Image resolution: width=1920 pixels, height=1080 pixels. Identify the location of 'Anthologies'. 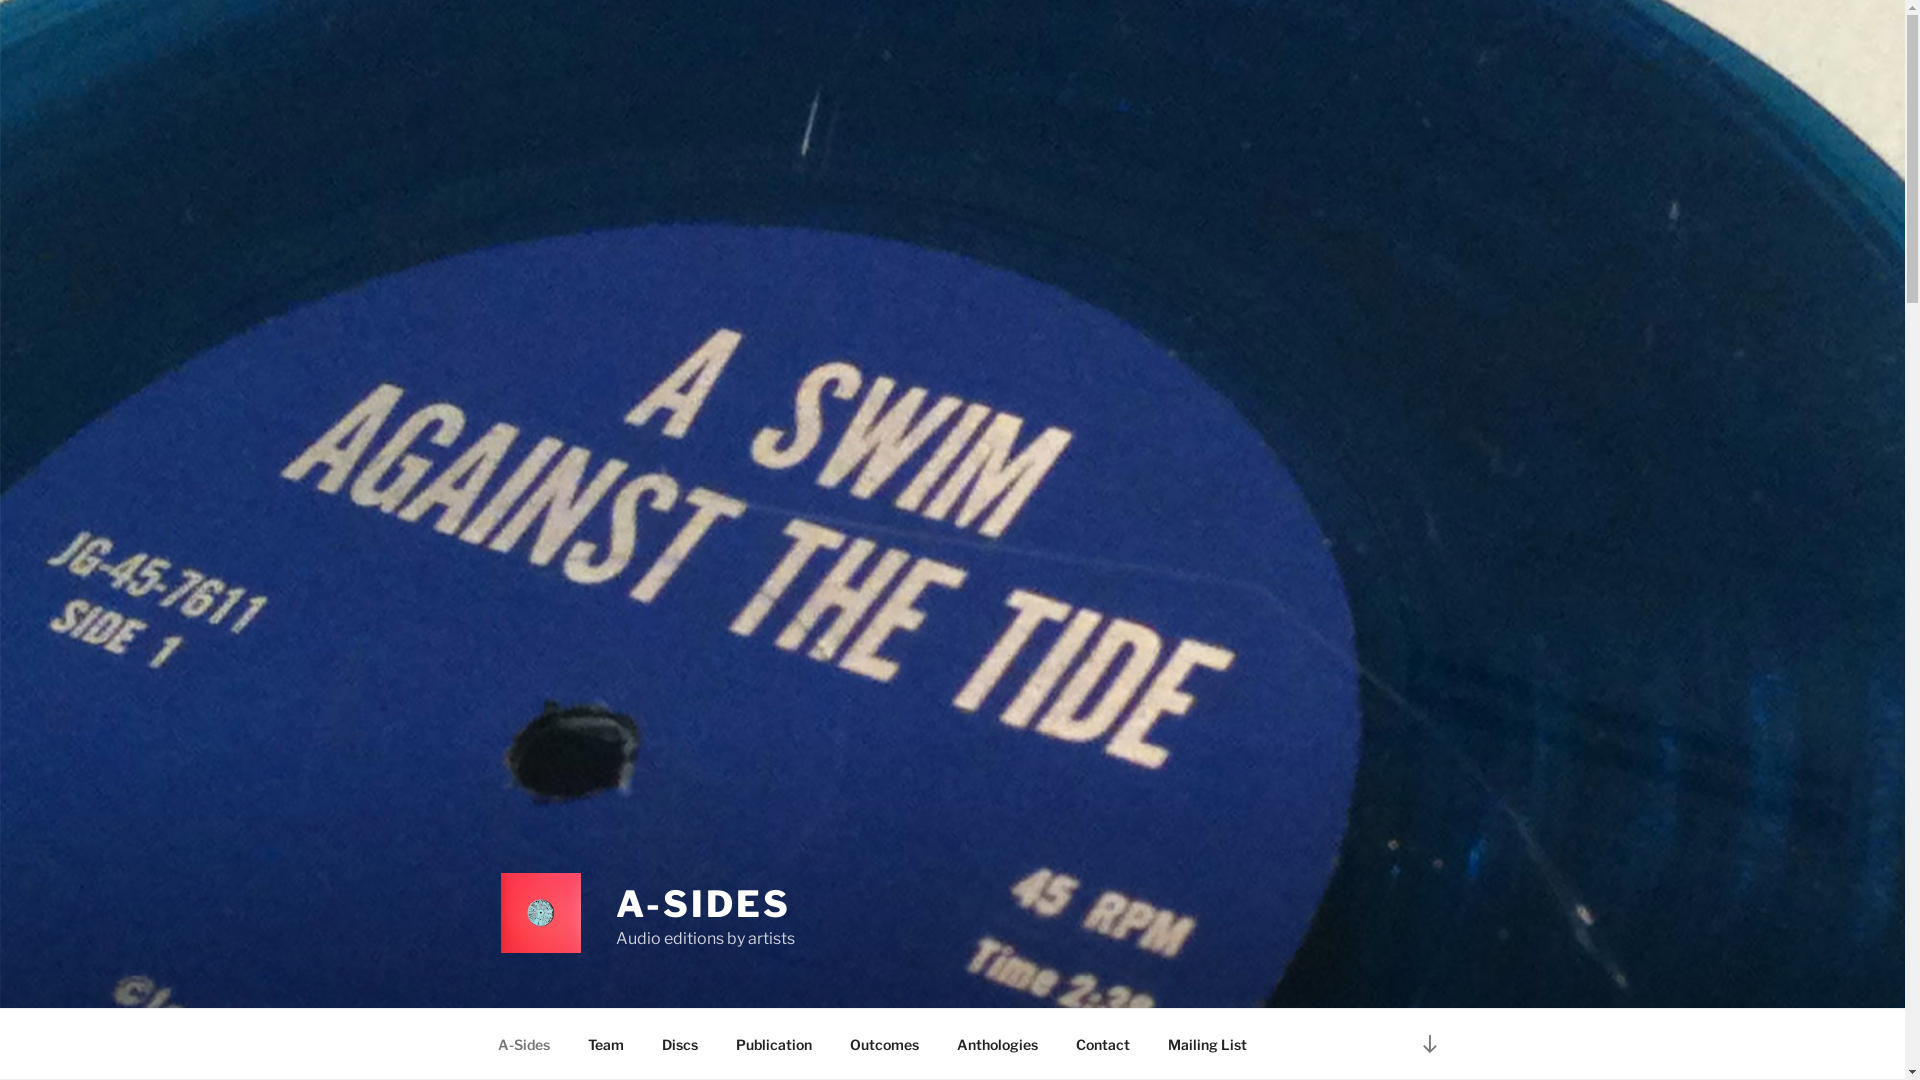
(998, 1043).